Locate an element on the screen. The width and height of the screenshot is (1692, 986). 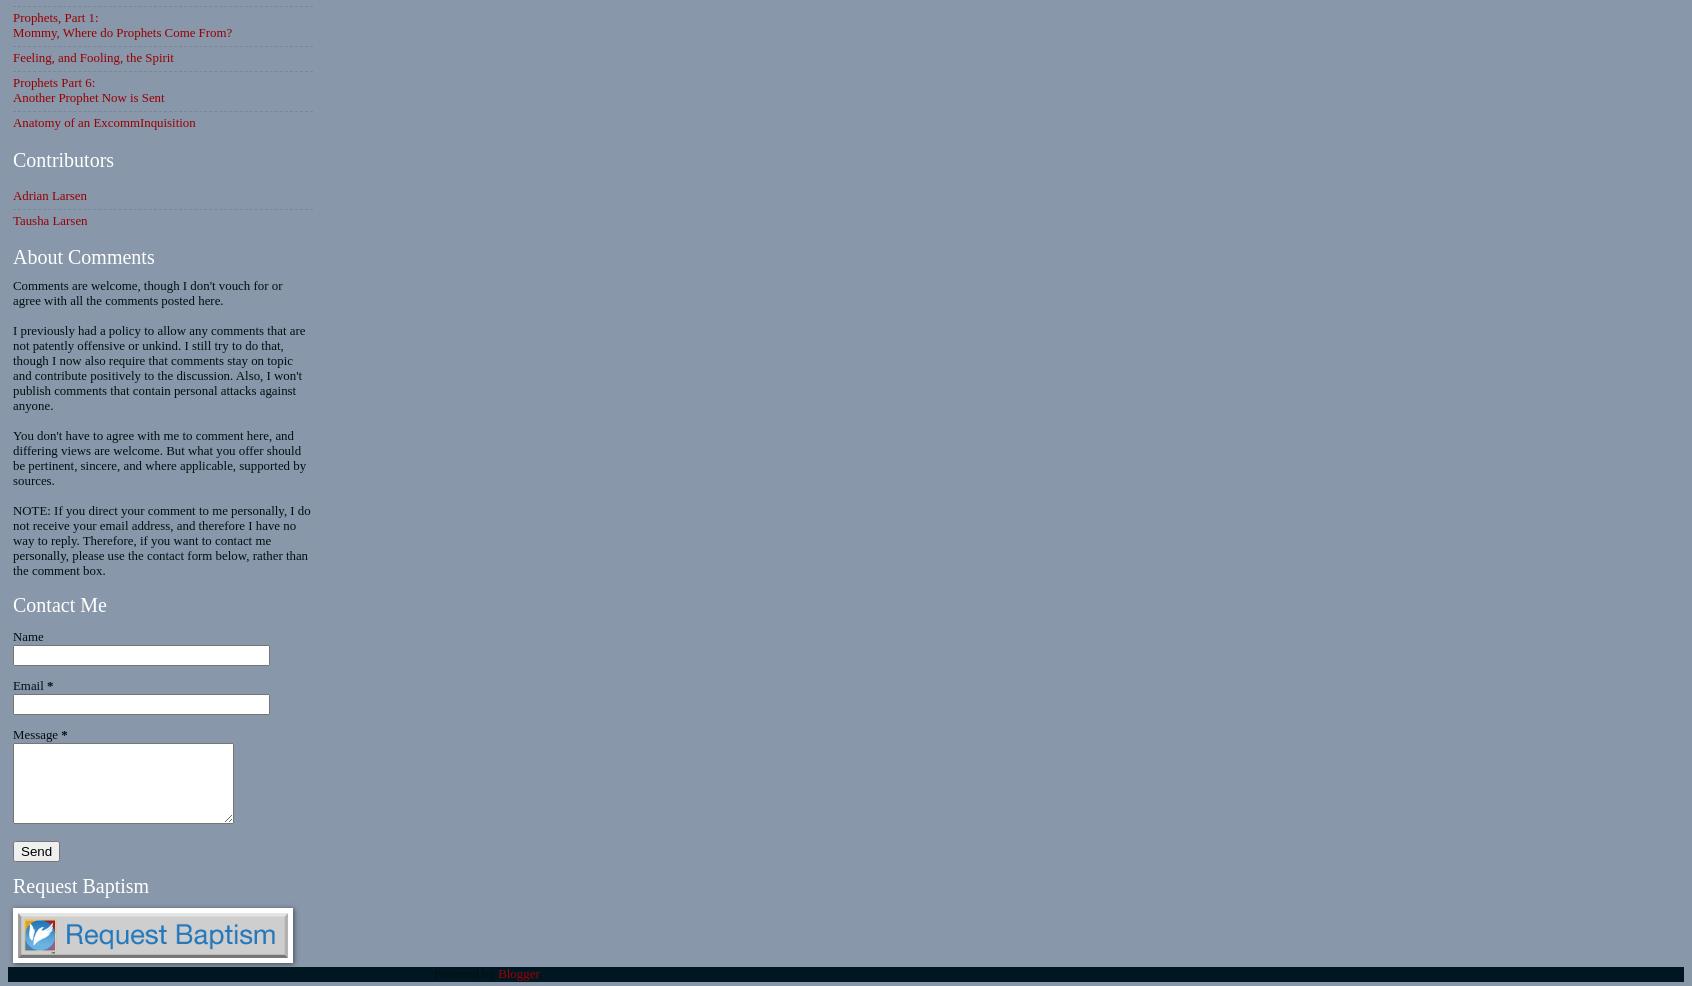
'Prophets Part 6:' is located at coordinates (12, 83).